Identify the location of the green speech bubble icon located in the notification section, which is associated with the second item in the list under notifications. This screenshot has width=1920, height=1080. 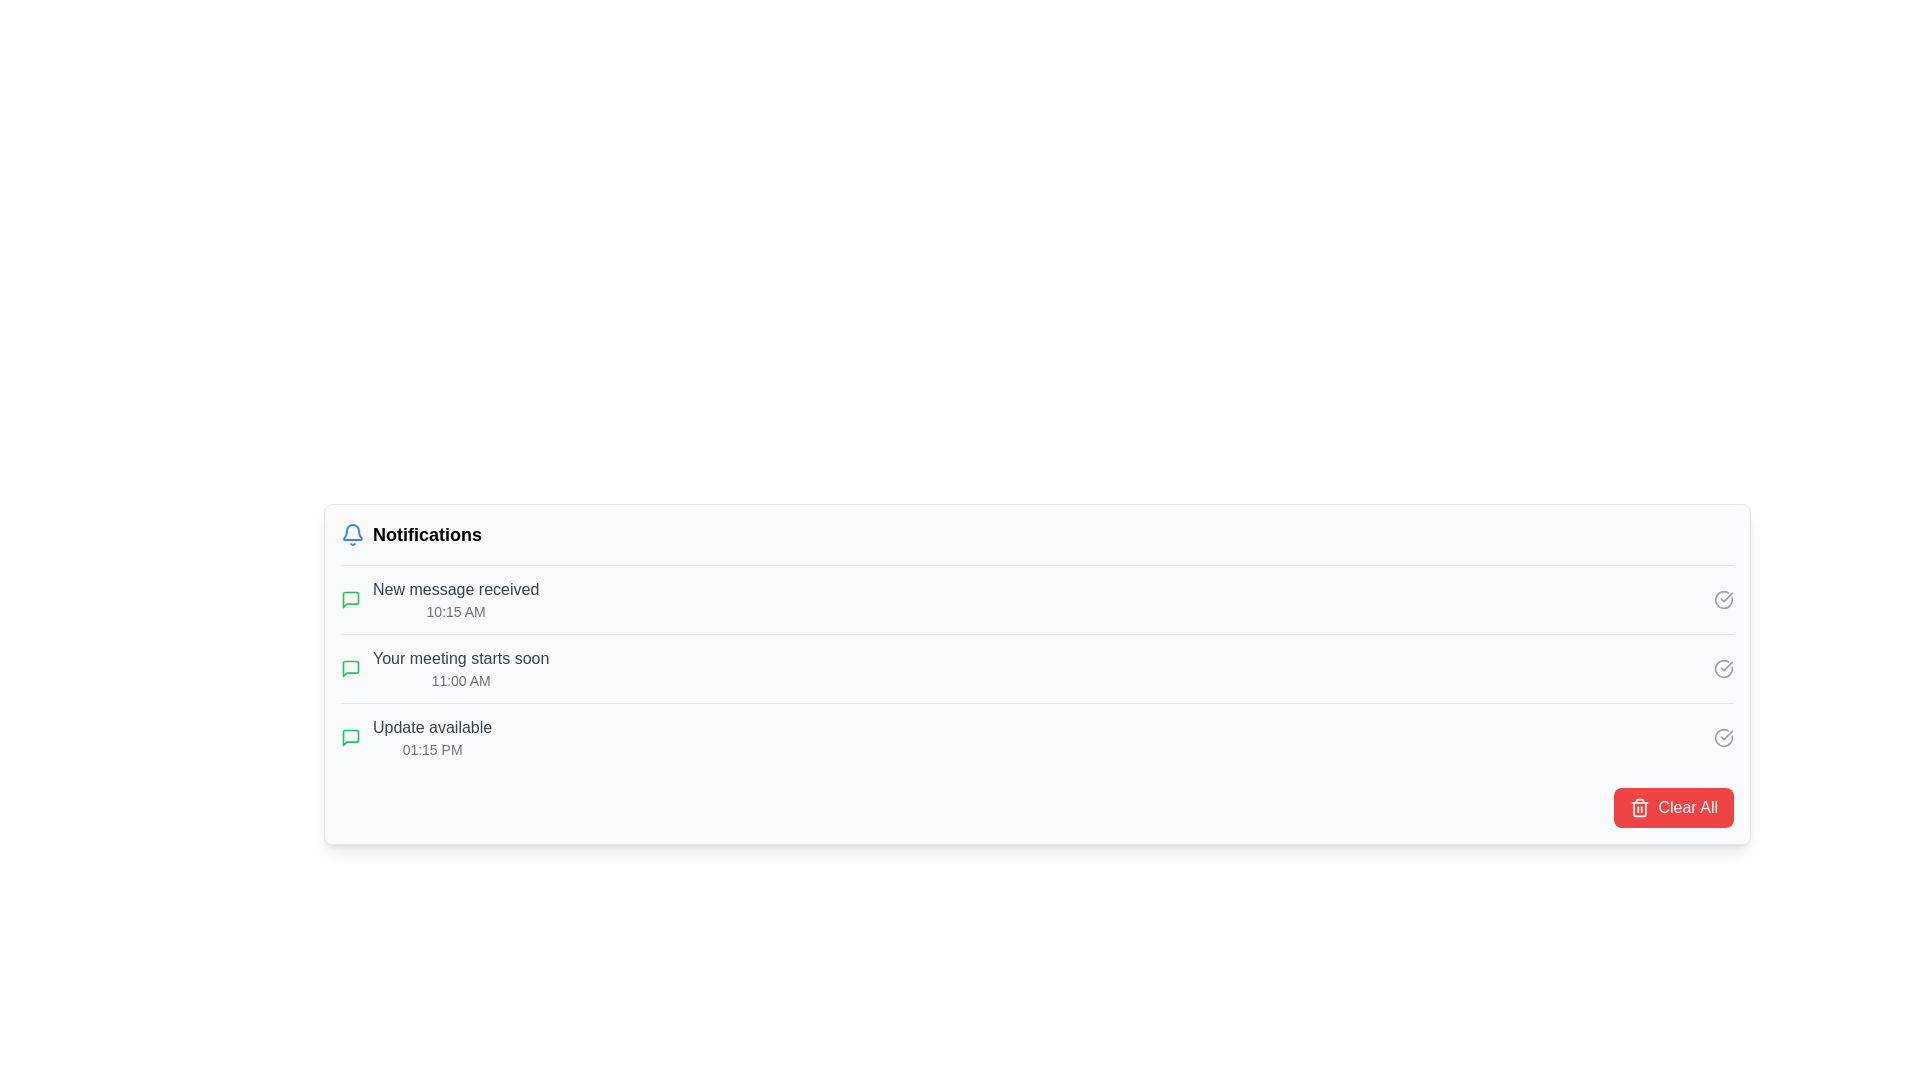
(350, 599).